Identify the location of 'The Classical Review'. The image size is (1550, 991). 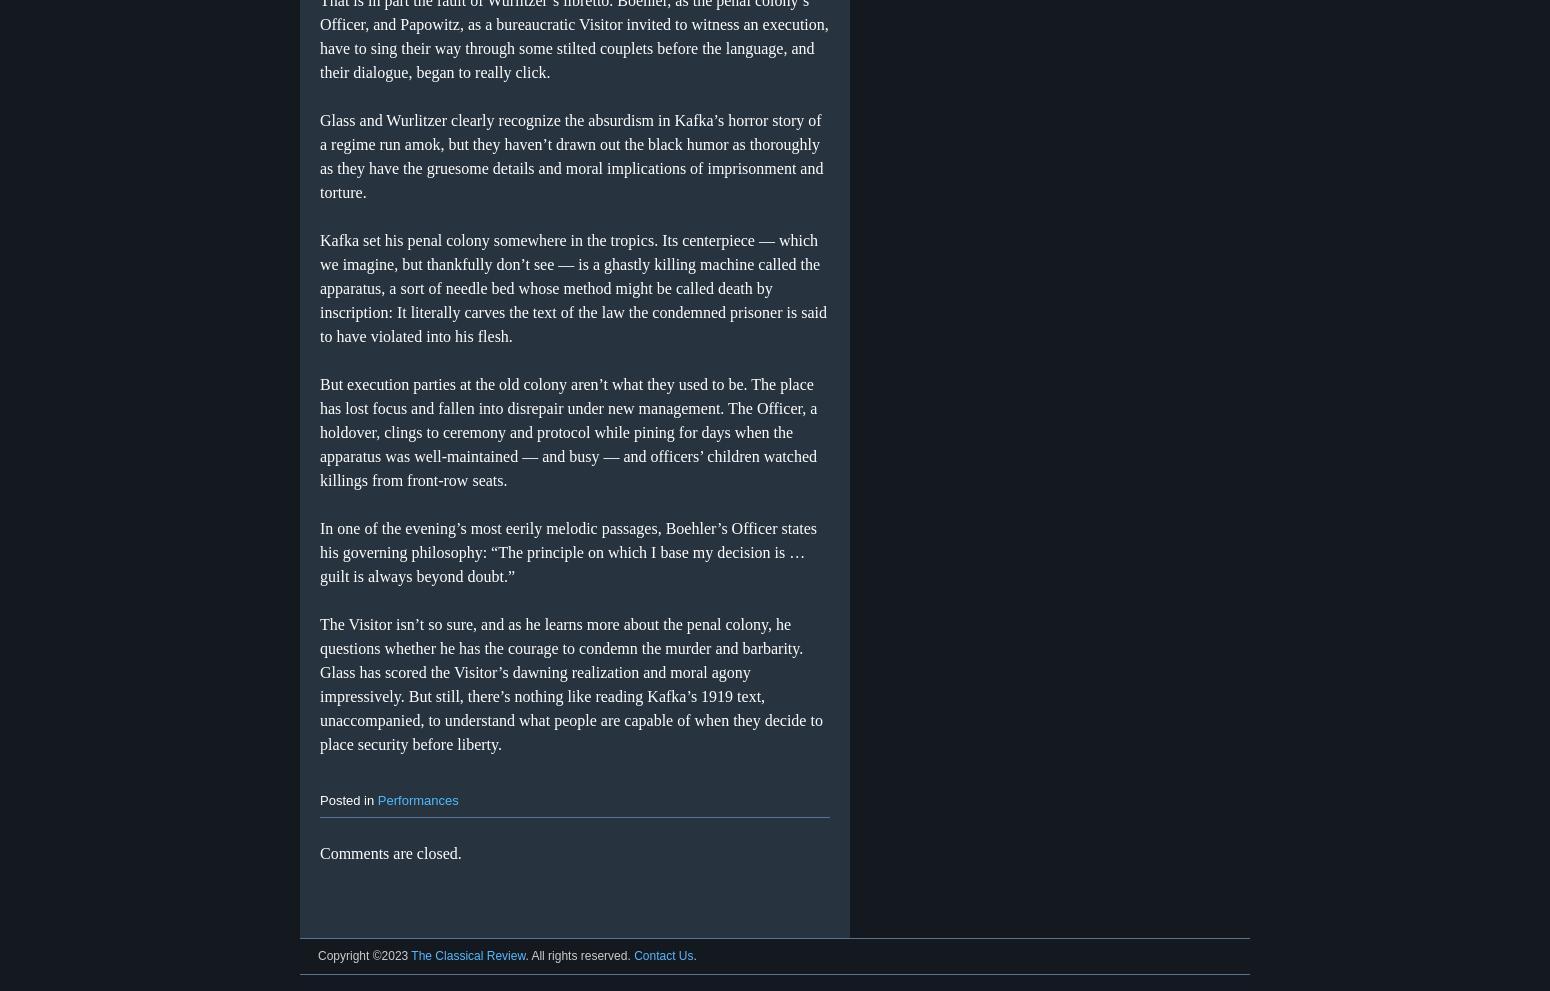
(466, 956).